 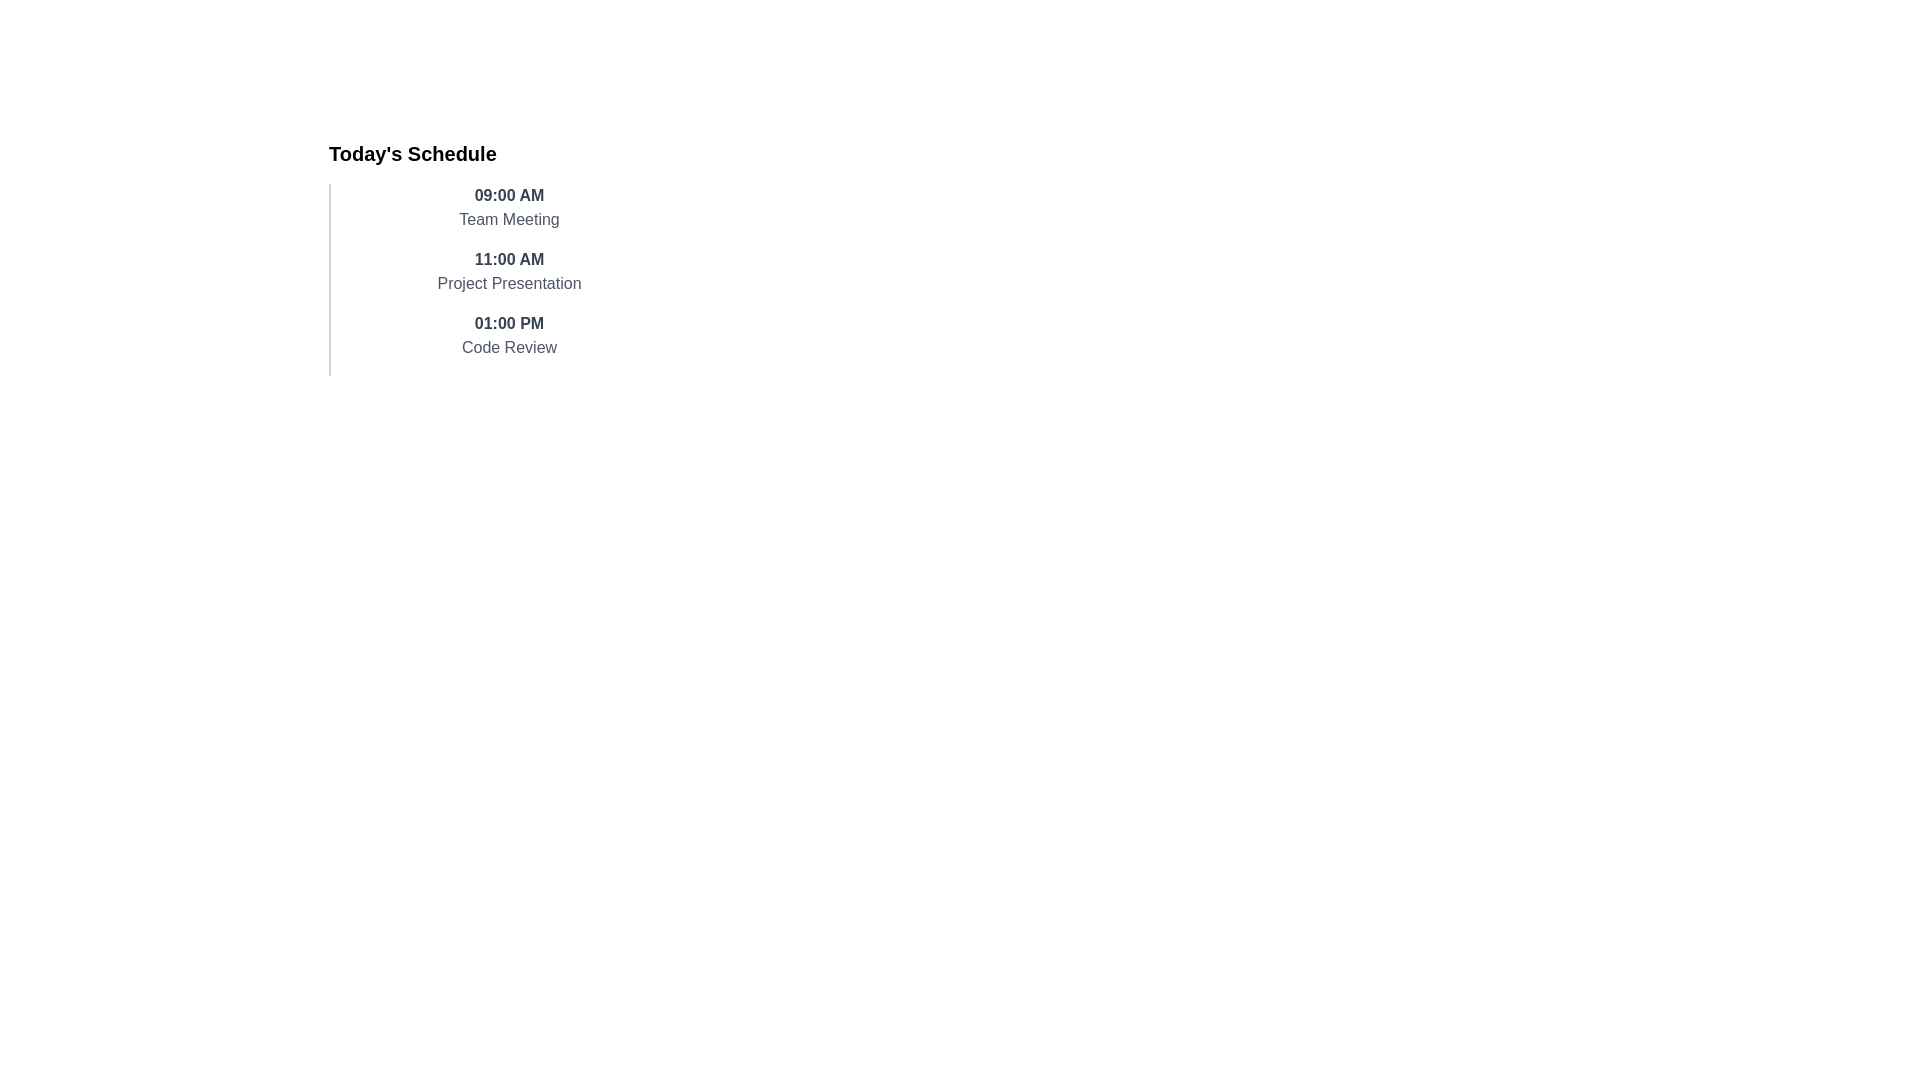 I want to click on the text block displaying the schedule time '01:00 PM Code Review', which is the third item in a vertically stacked schedule list, so click(x=509, y=334).